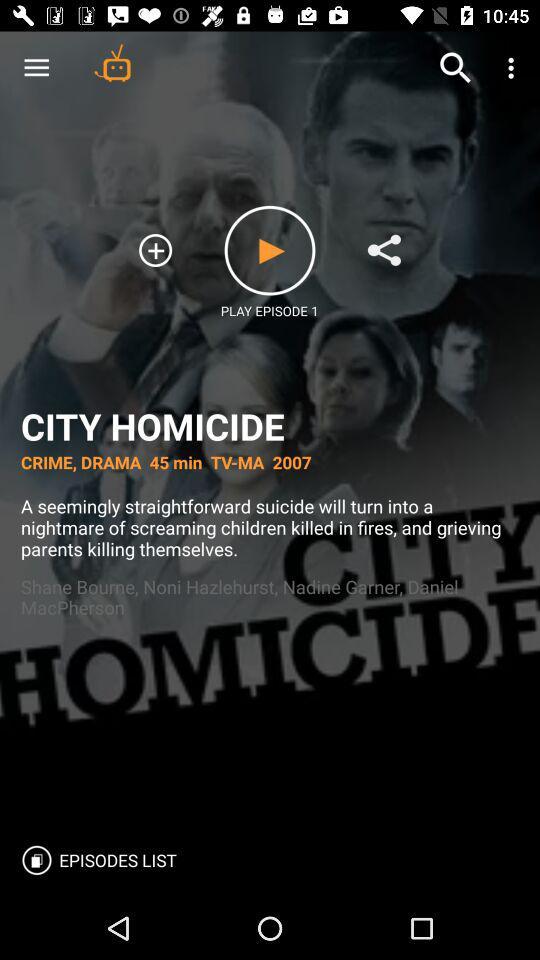  I want to click on the icon above city homicide item, so click(112, 62).